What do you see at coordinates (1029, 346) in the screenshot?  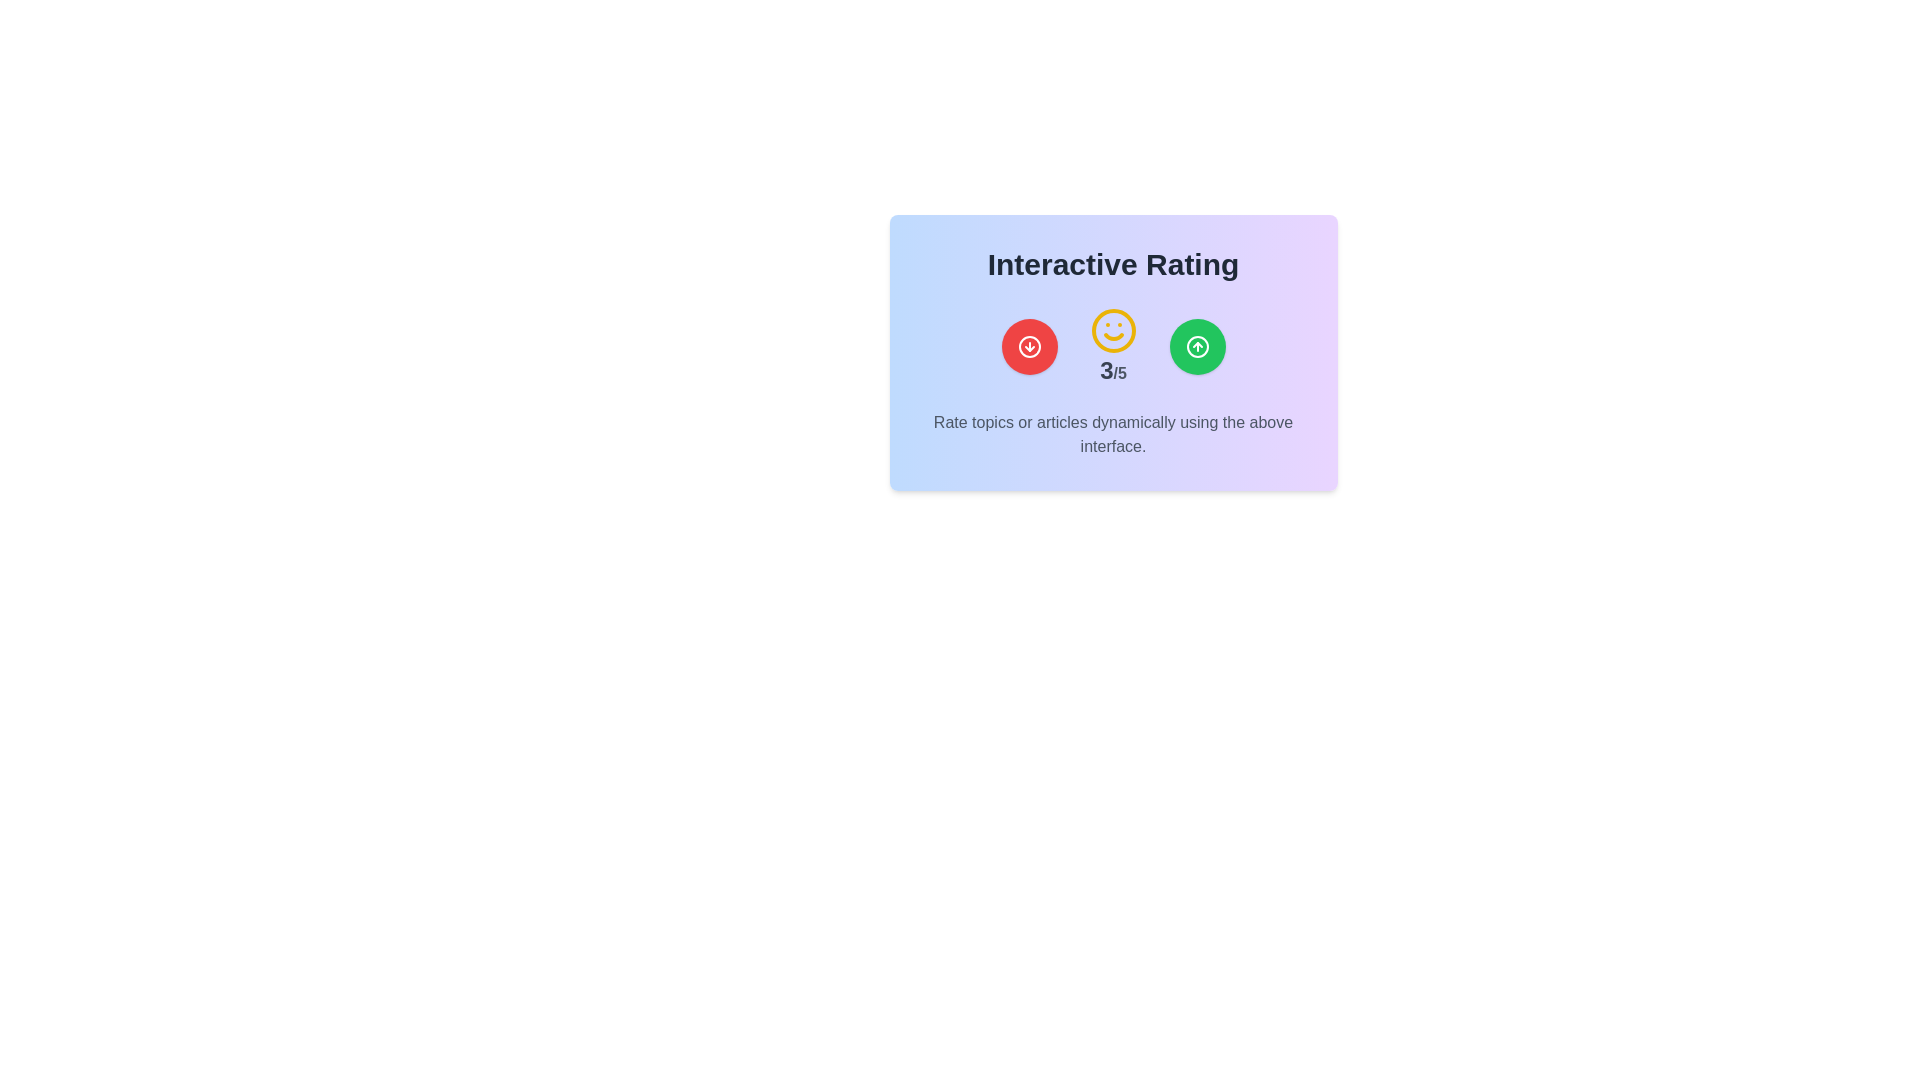 I see `the circular red button with a white downward-pointing arrow icon` at bounding box center [1029, 346].